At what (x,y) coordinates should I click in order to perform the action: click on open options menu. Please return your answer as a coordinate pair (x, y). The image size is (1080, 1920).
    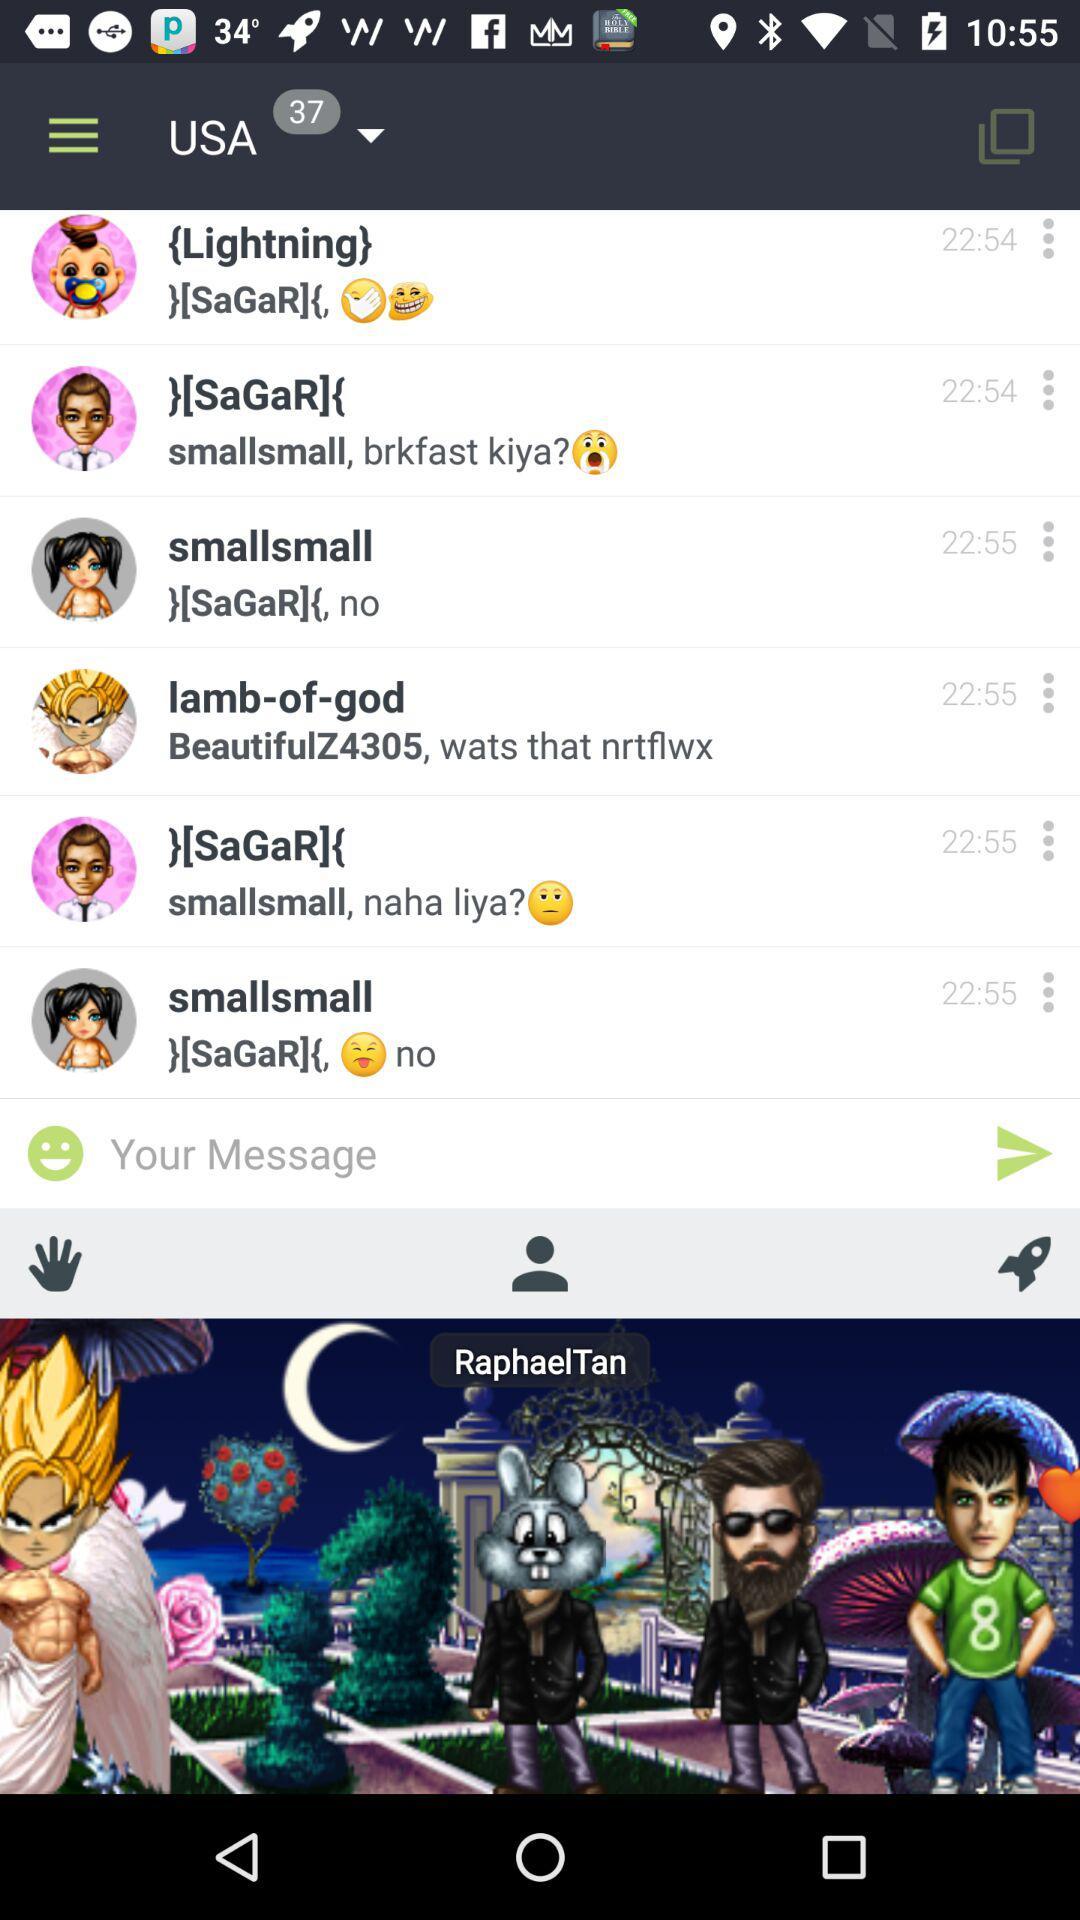
    Looking at the image, I should click on (1047, 389).